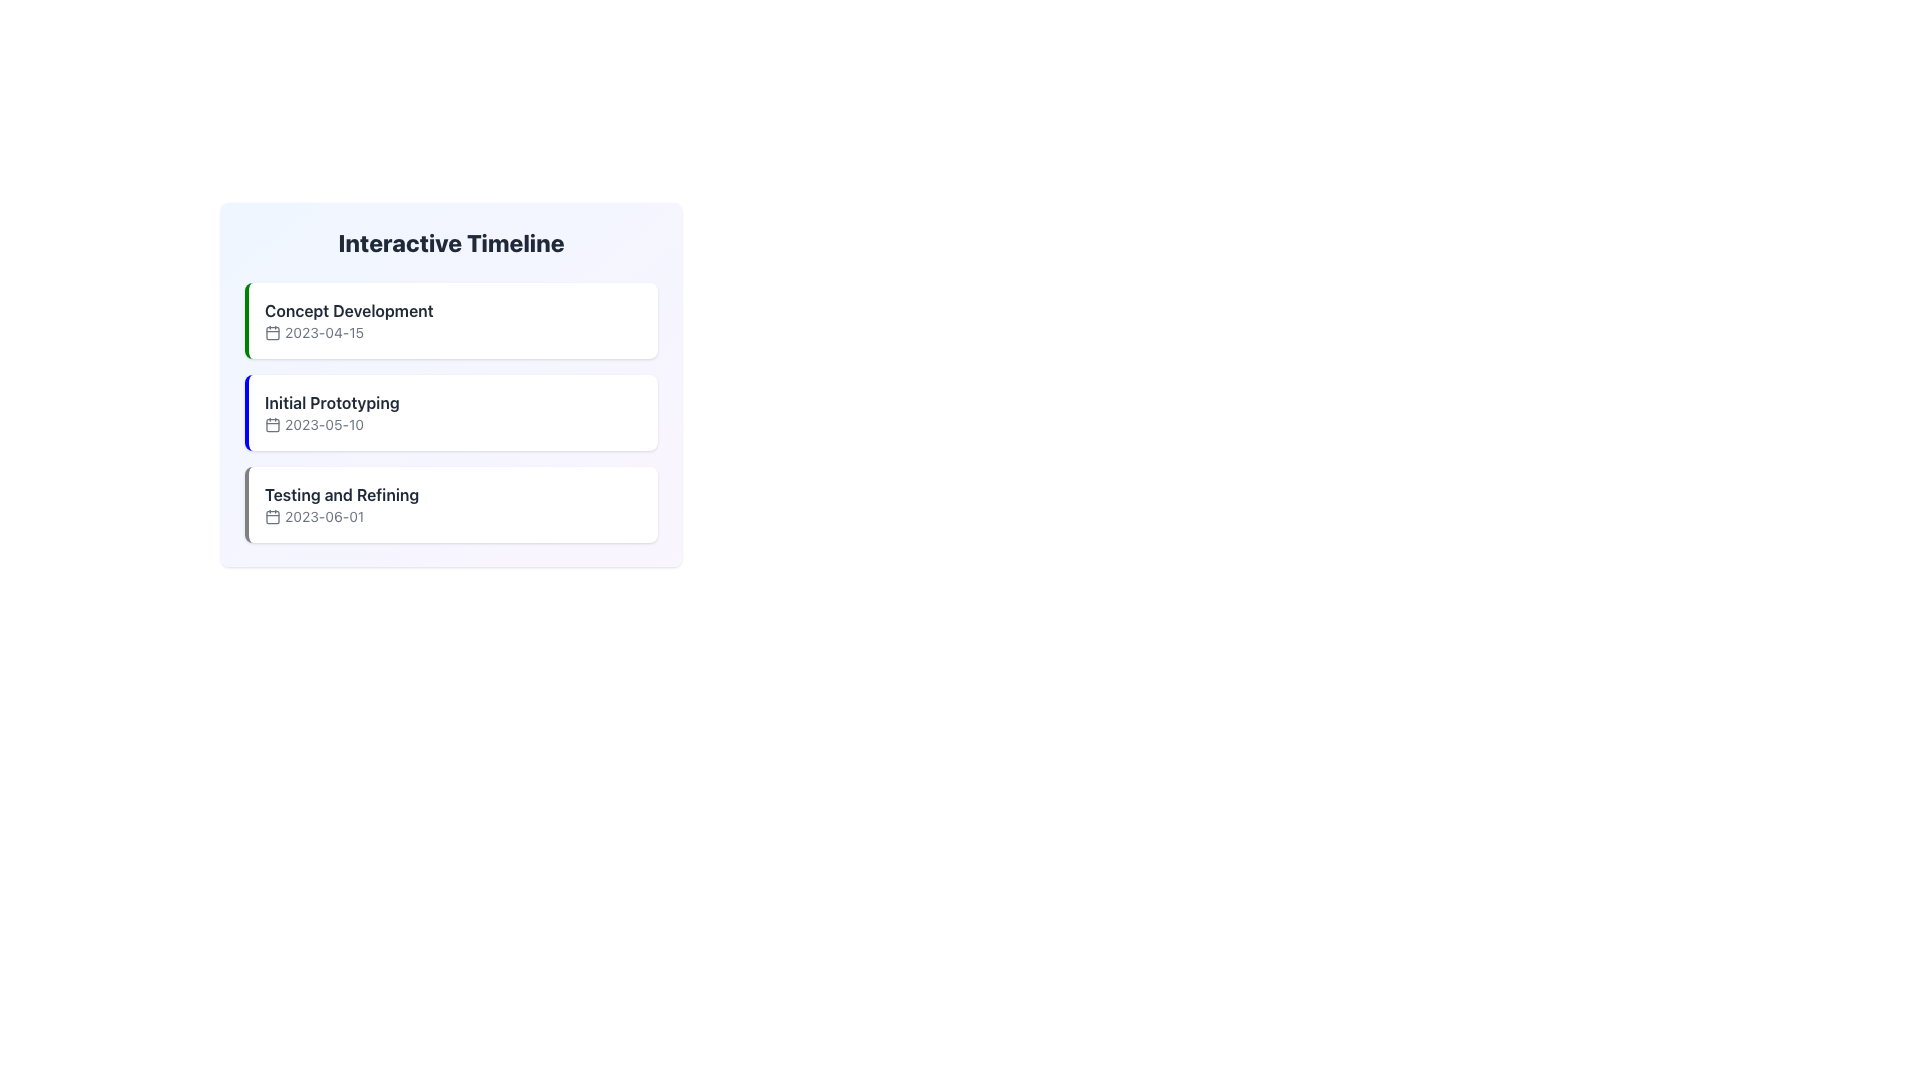 The width and height of the screenshot is (1920, 1080). What do you see at coordinates (332, 423) in the screenshot?
I see `the informational text label indicating the date for the 'Initial Prototyping' milestone in the second row of the timeline interface` at bounding box center [332, 423].